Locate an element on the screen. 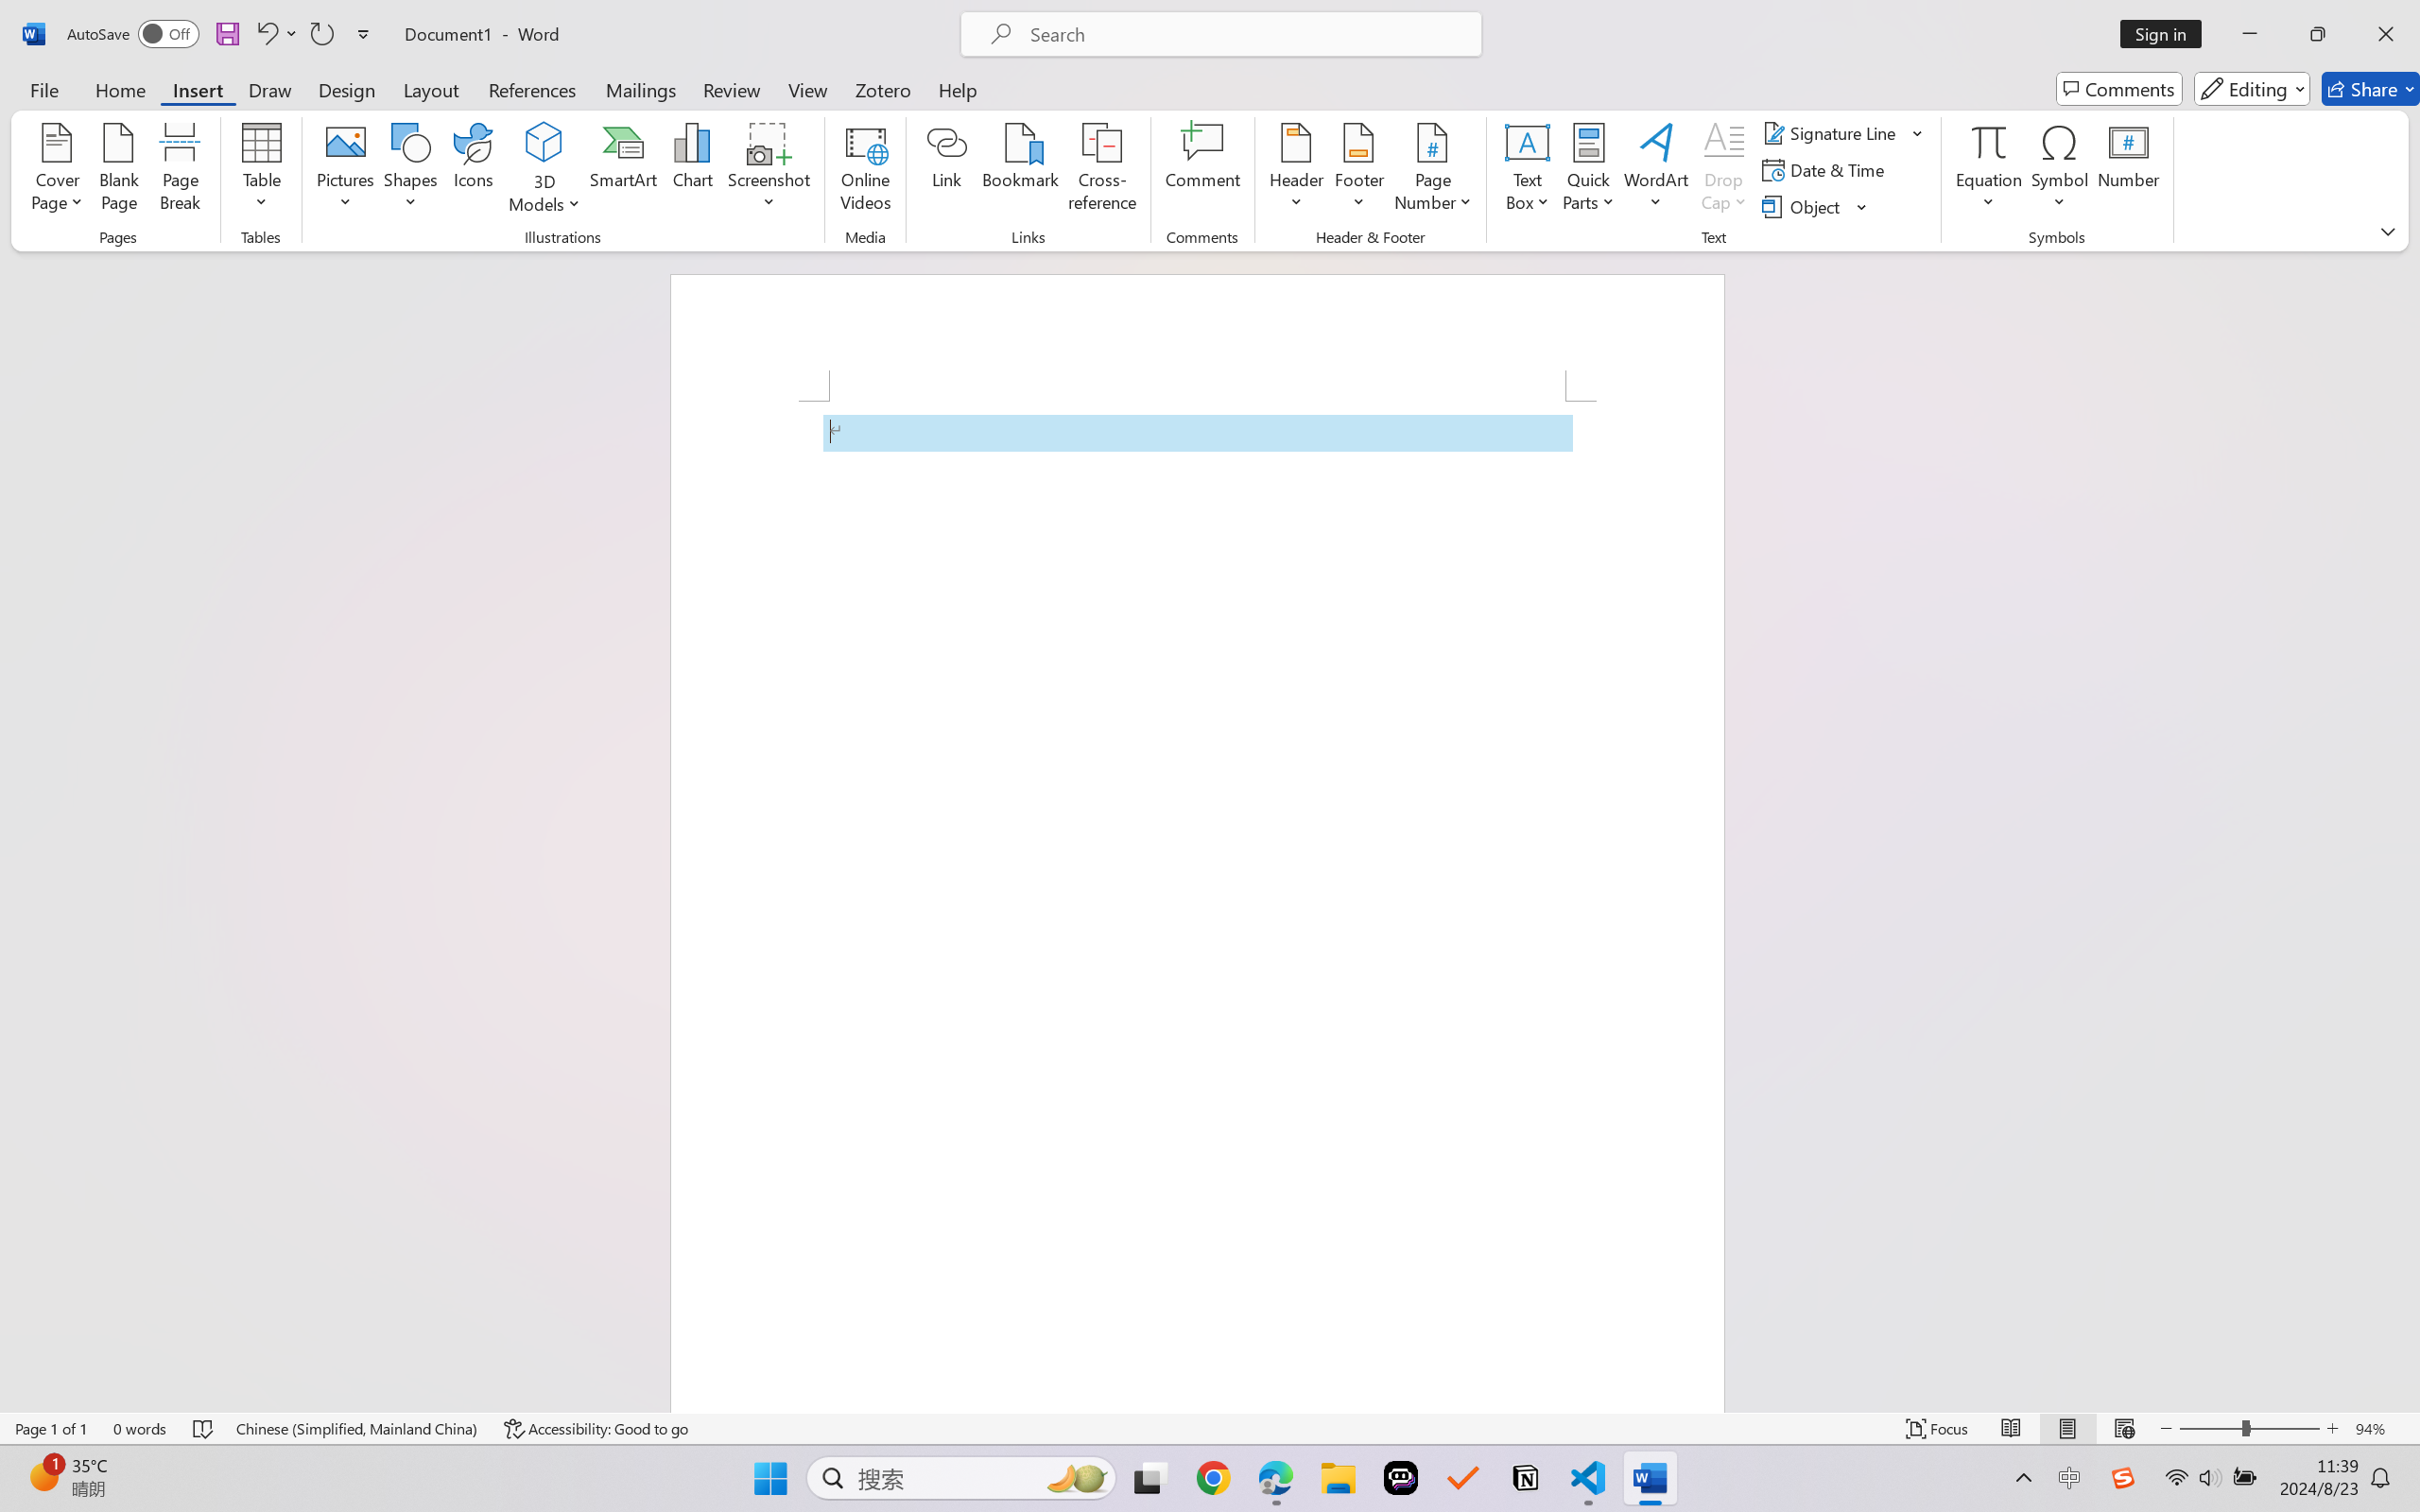  'Cover Page' is located at coordinates (57, 170).